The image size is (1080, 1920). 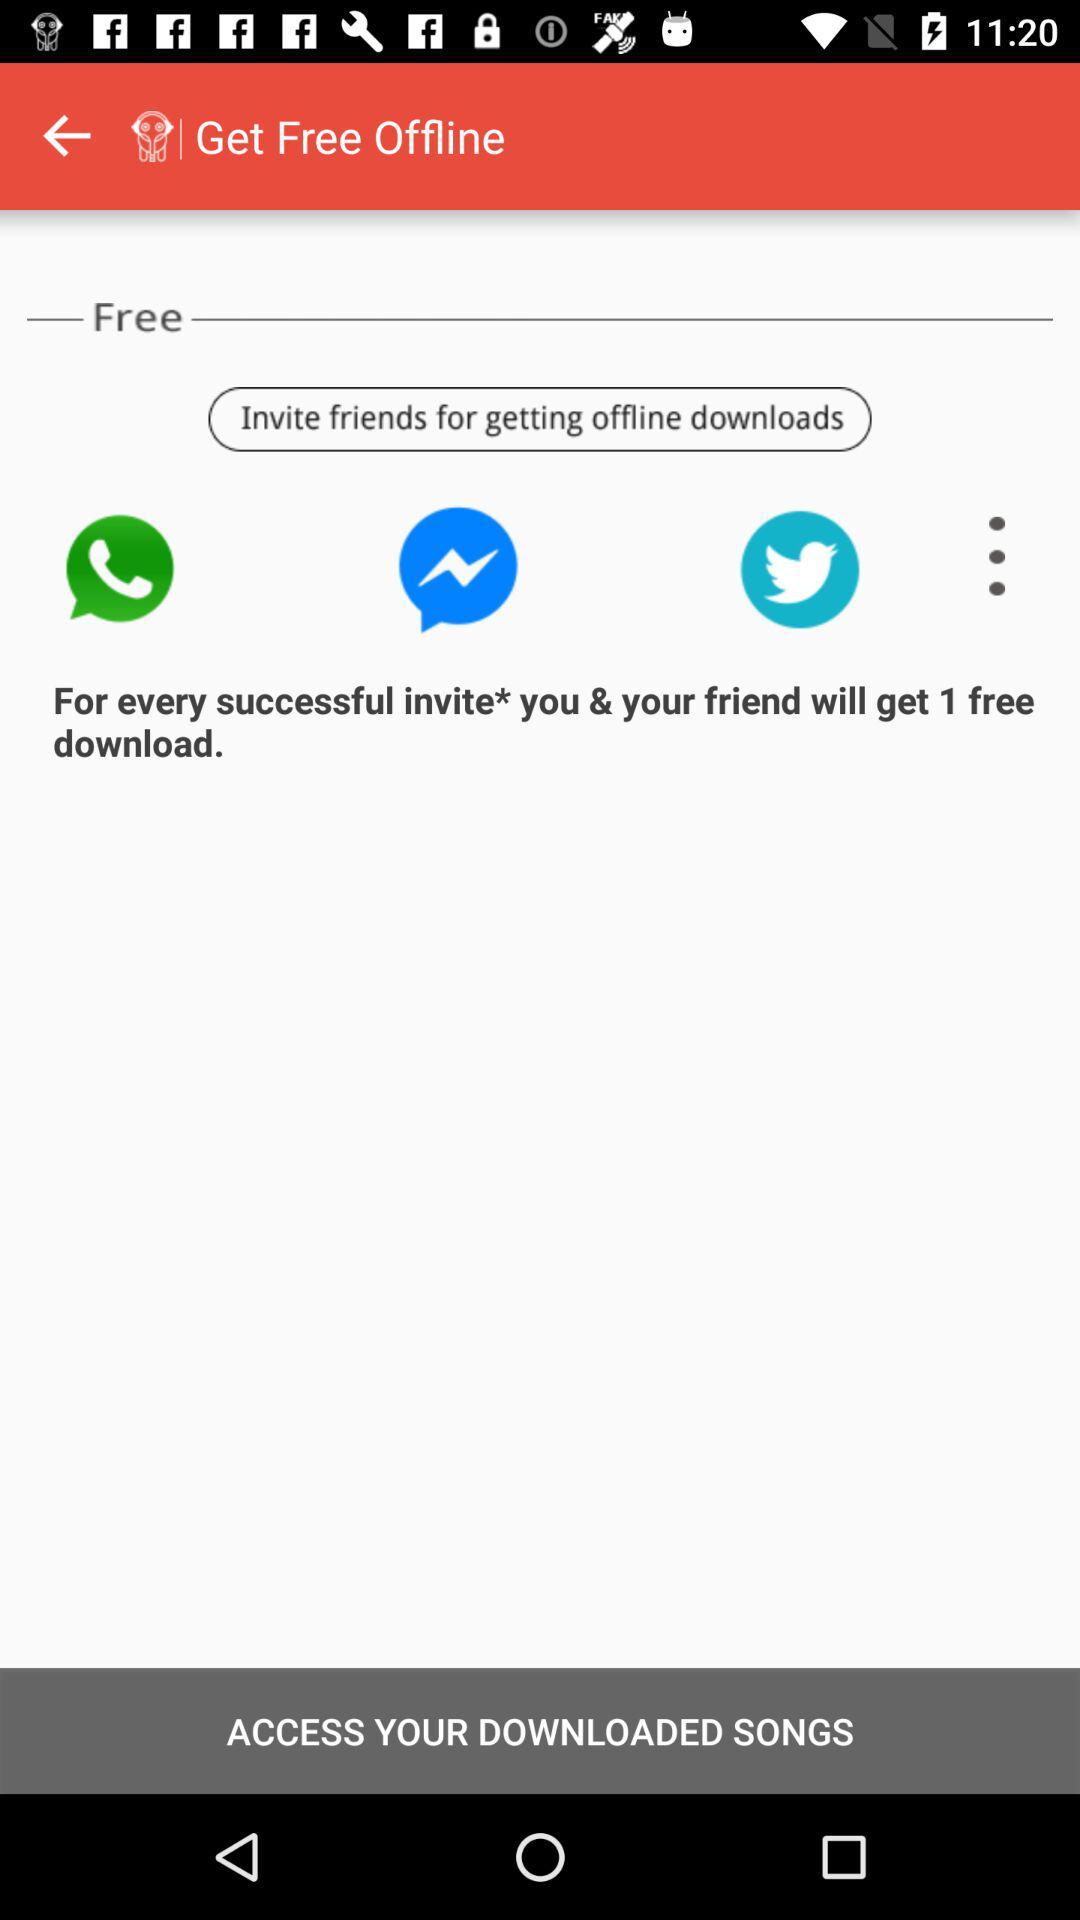 I want to click on the item above the for every successful item, so click(x=997, y=556).